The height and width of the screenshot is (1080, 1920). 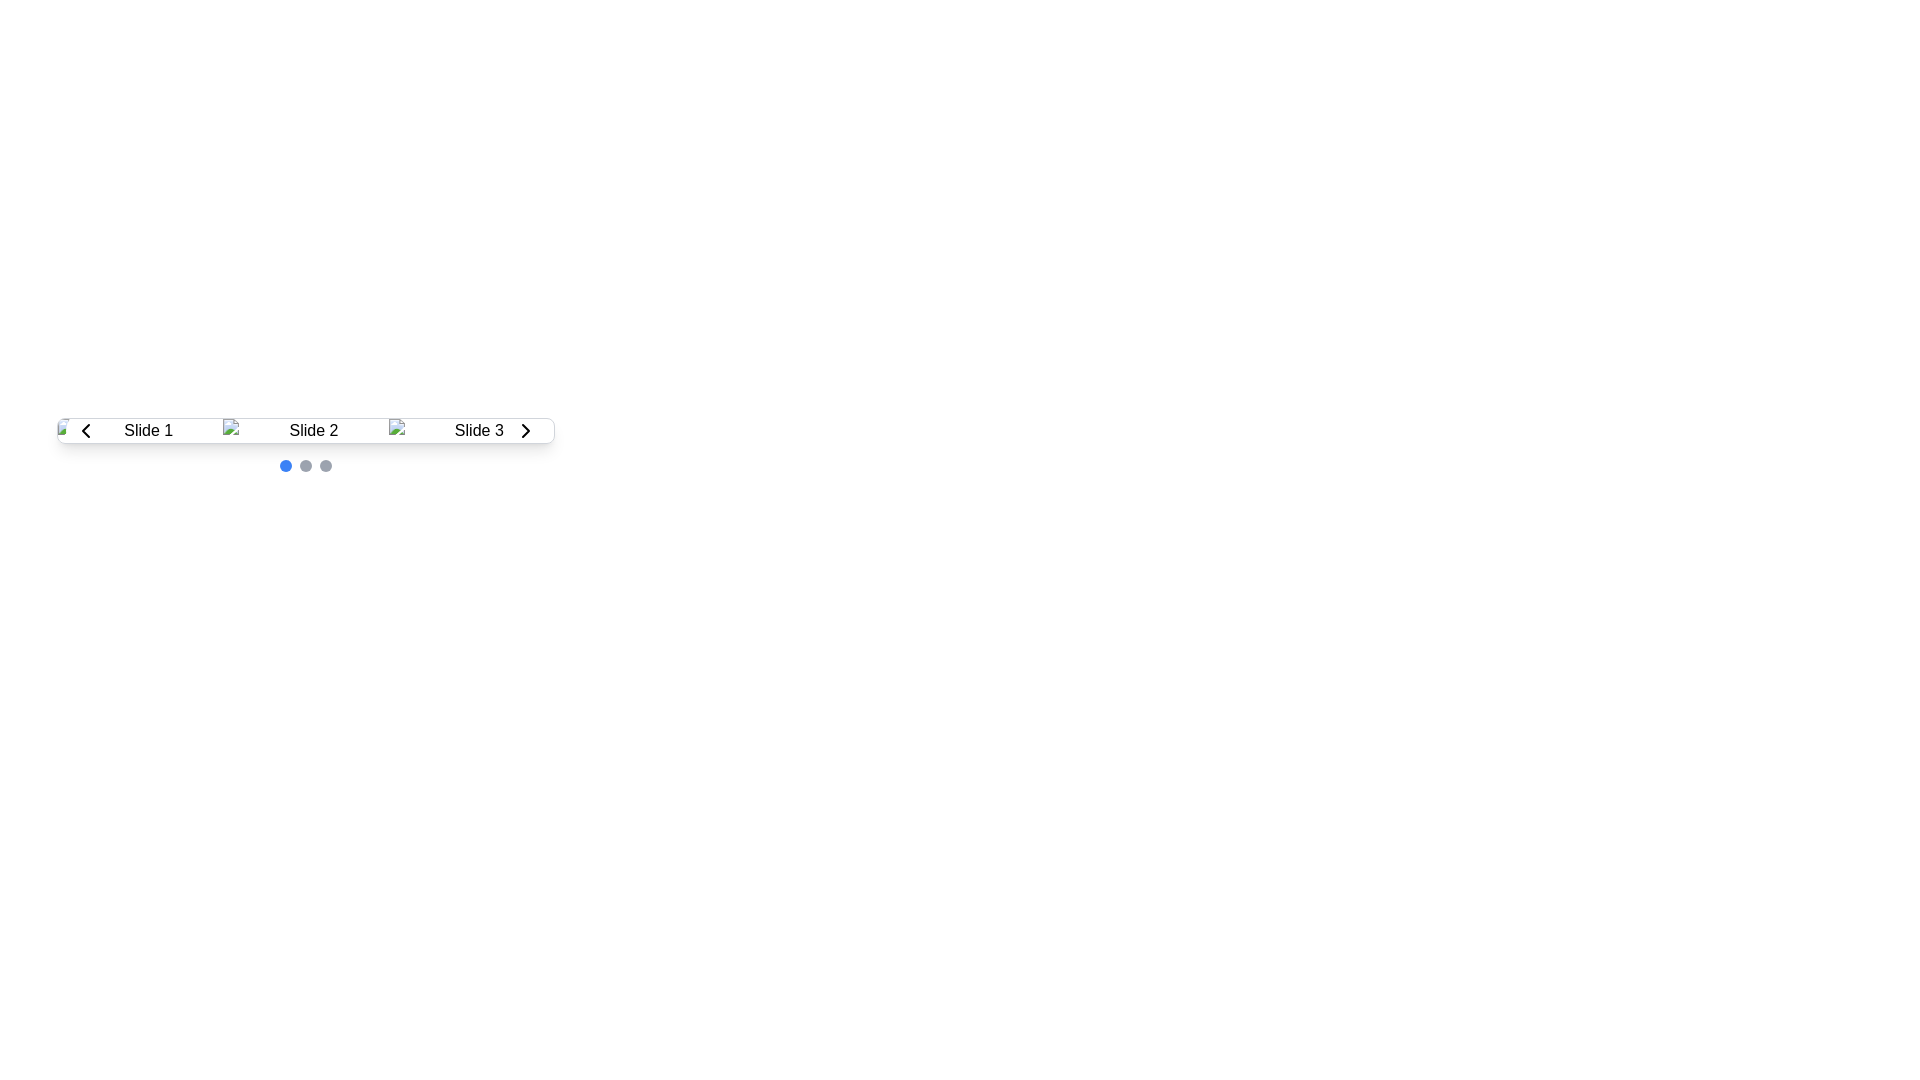 I want to click on the first image in the carousel, labeled 'Slide 1', so click(x=139, y=430).